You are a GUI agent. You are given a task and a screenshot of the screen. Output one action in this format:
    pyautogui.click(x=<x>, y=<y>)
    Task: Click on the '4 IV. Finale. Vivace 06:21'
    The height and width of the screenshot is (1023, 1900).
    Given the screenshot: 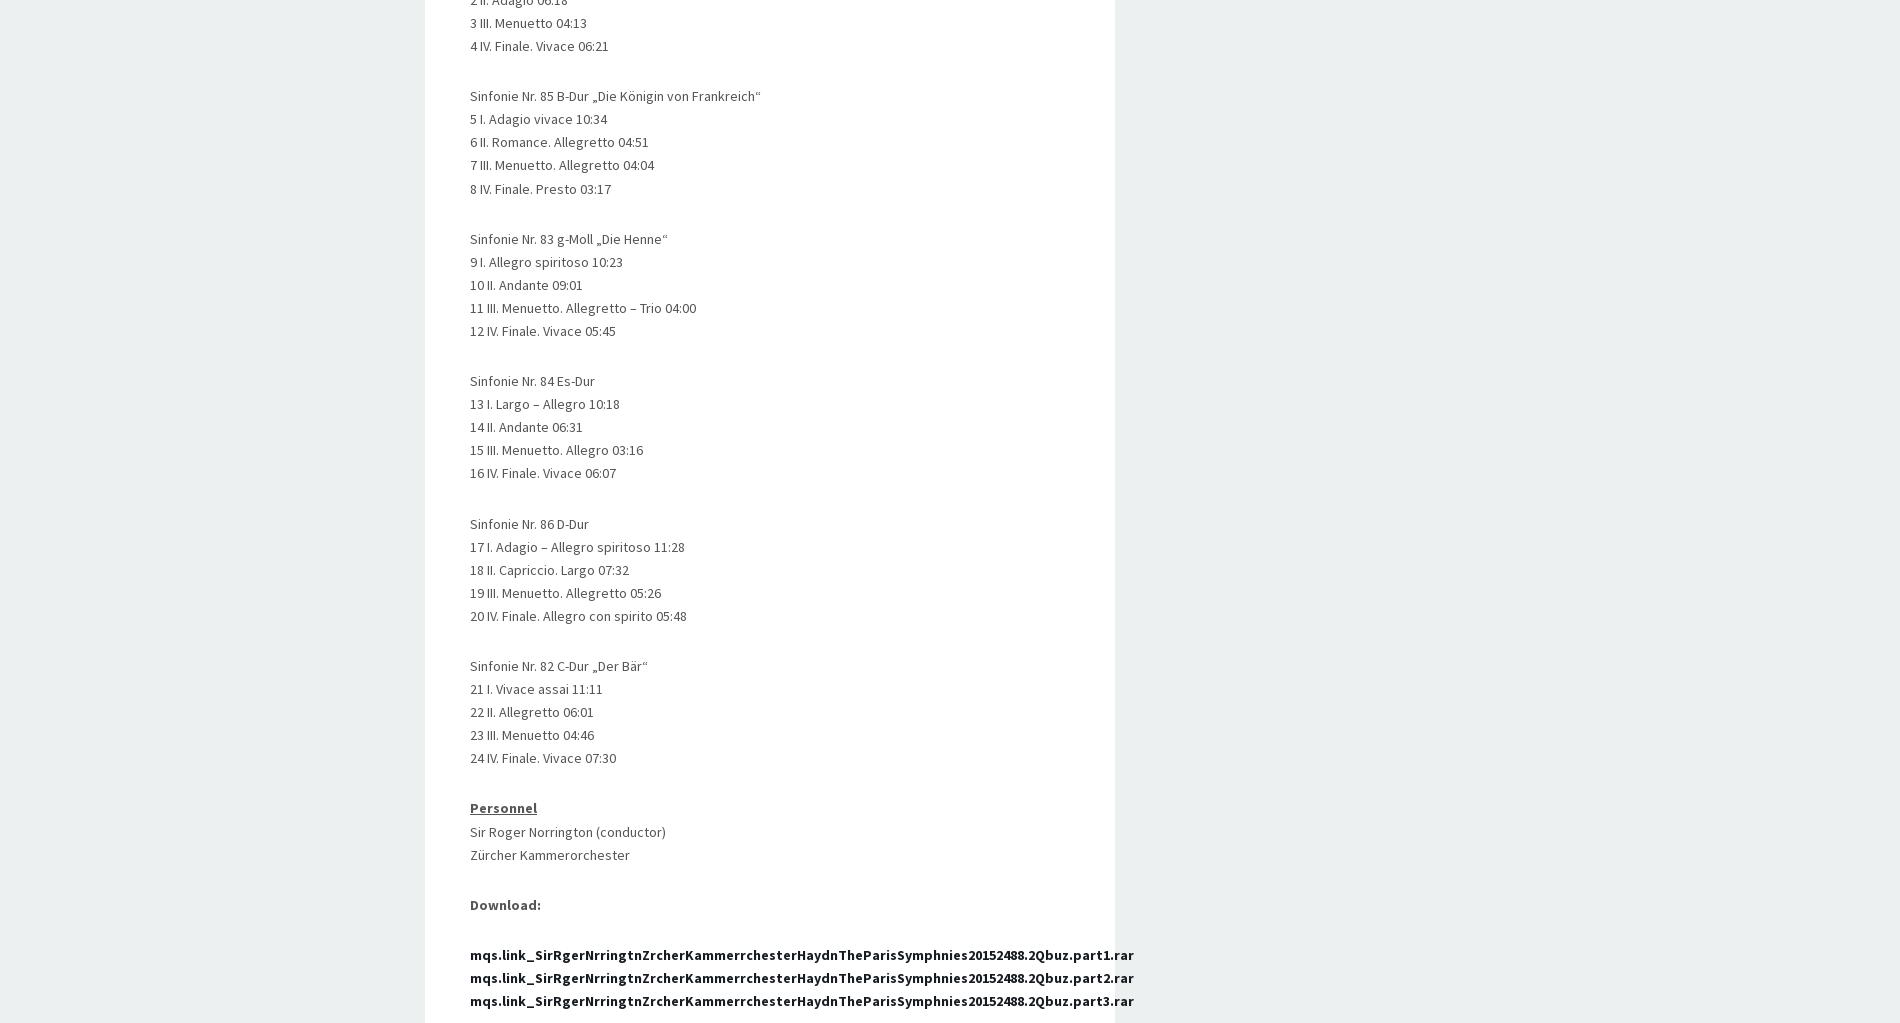 What is the action you would take?
    pyautogui.click(x=539, y=45)
    